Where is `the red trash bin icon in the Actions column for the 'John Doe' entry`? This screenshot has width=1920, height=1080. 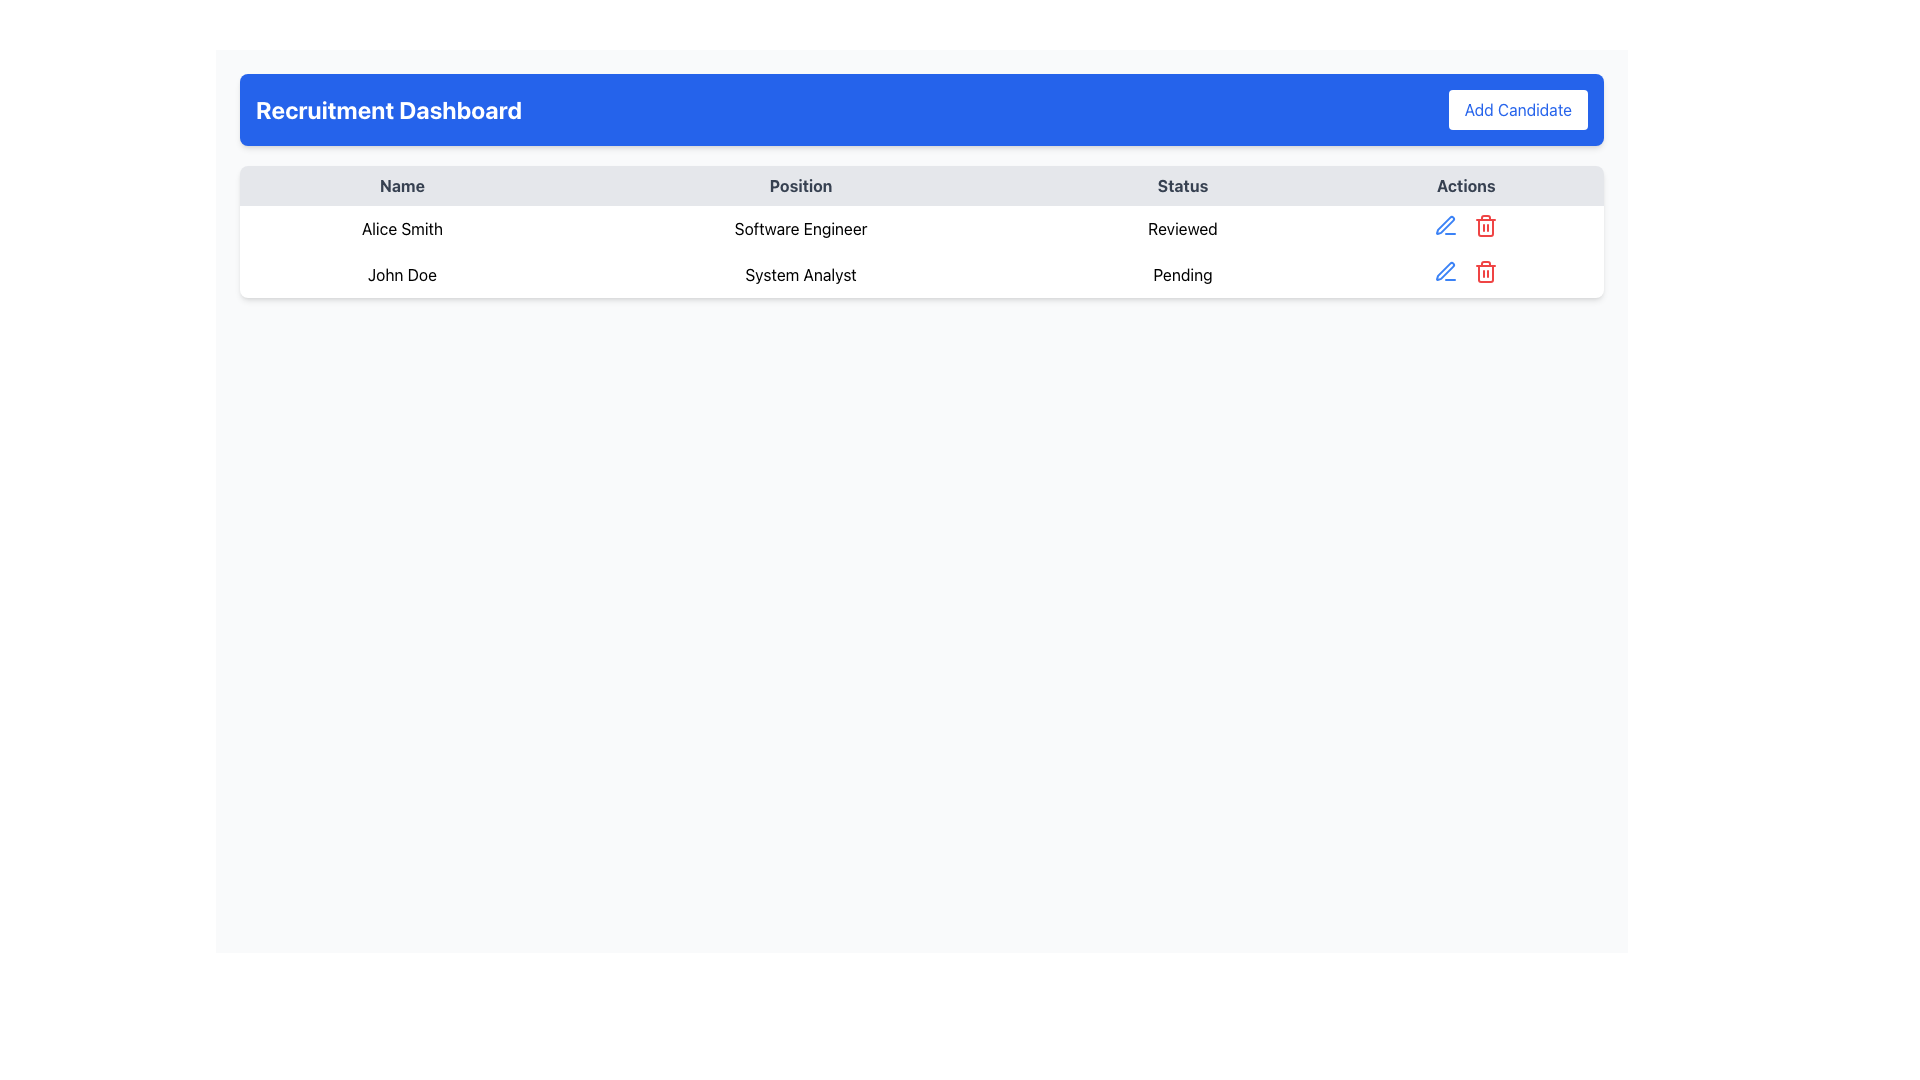
the red trash bin icon in the Actions column for the 'John Doe' entry is located at coordinates (1465, 274).